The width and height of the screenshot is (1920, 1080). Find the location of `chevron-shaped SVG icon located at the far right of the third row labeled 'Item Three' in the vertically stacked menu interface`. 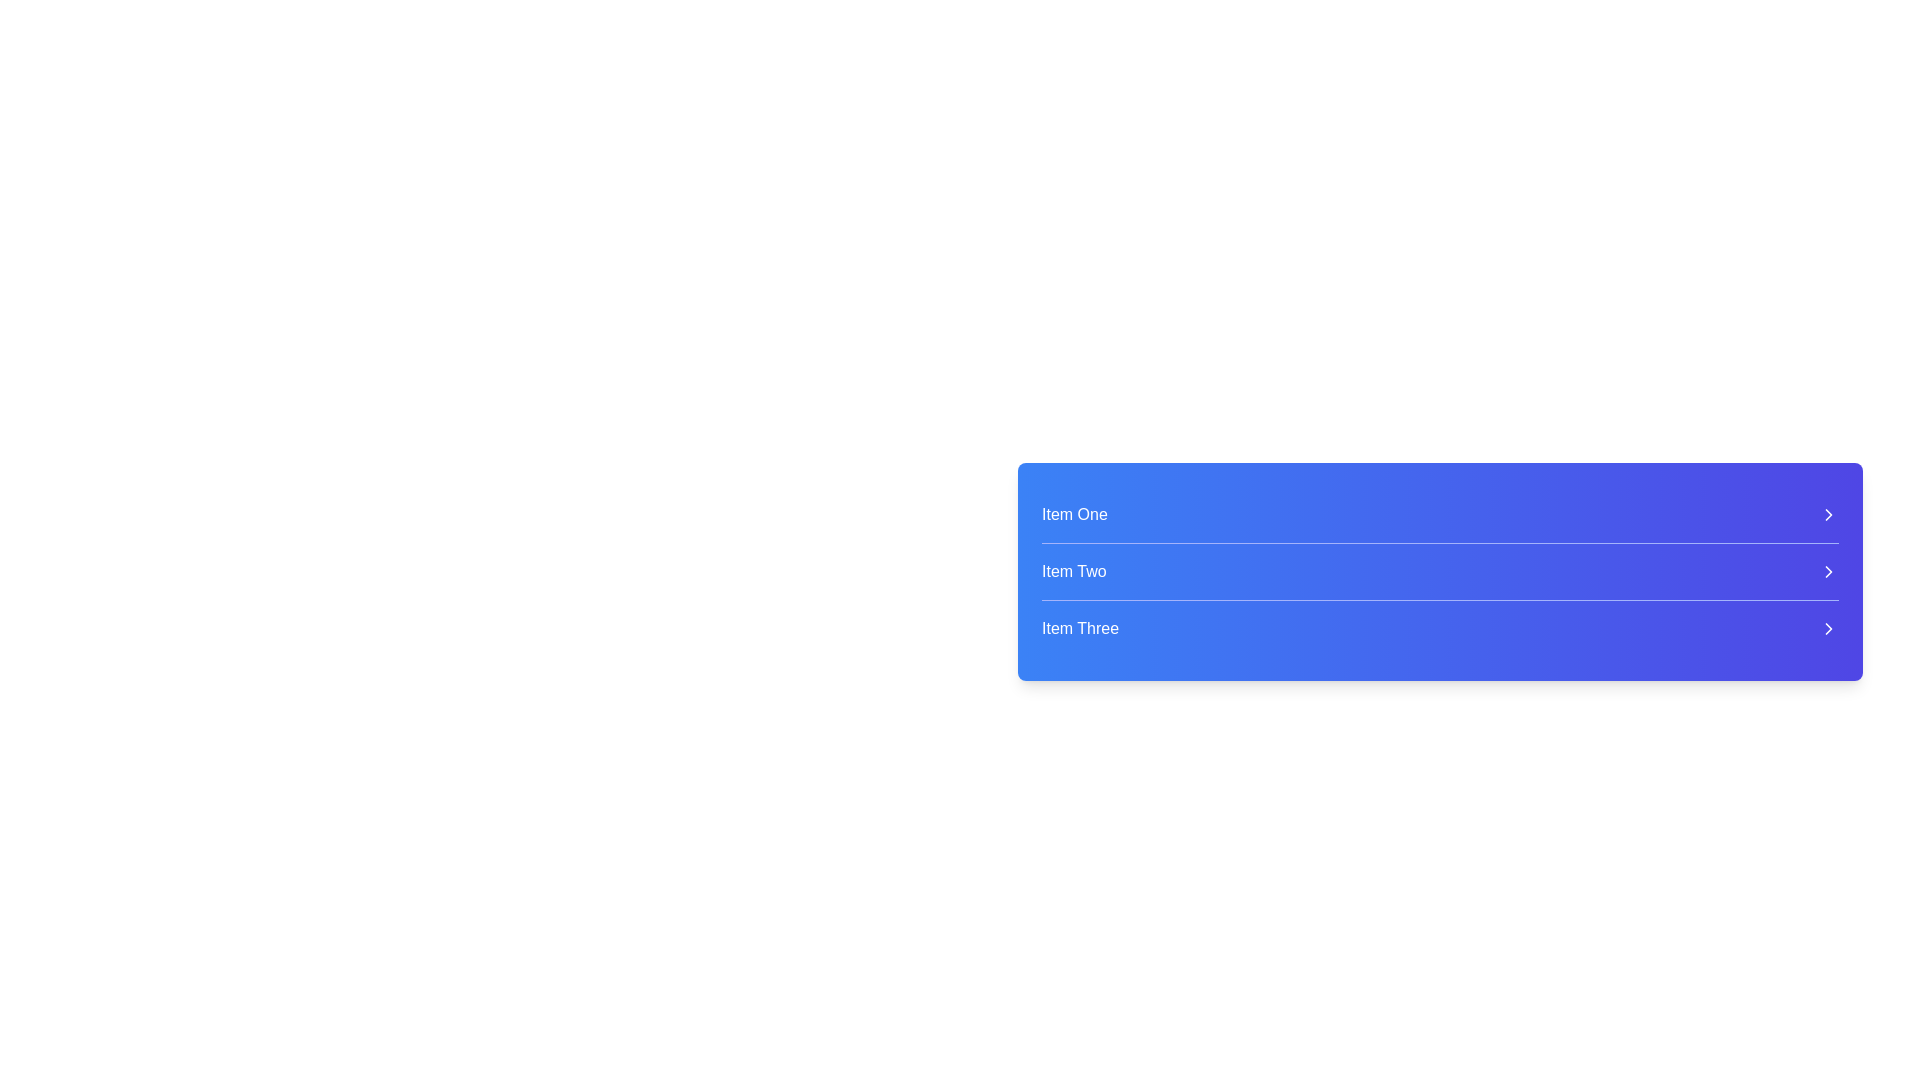

chevron-shaped SVG icon located at the far right of the third row labeled 'Item Three' in the vertically stacked menu interface is located at coordinates (1828, 514).